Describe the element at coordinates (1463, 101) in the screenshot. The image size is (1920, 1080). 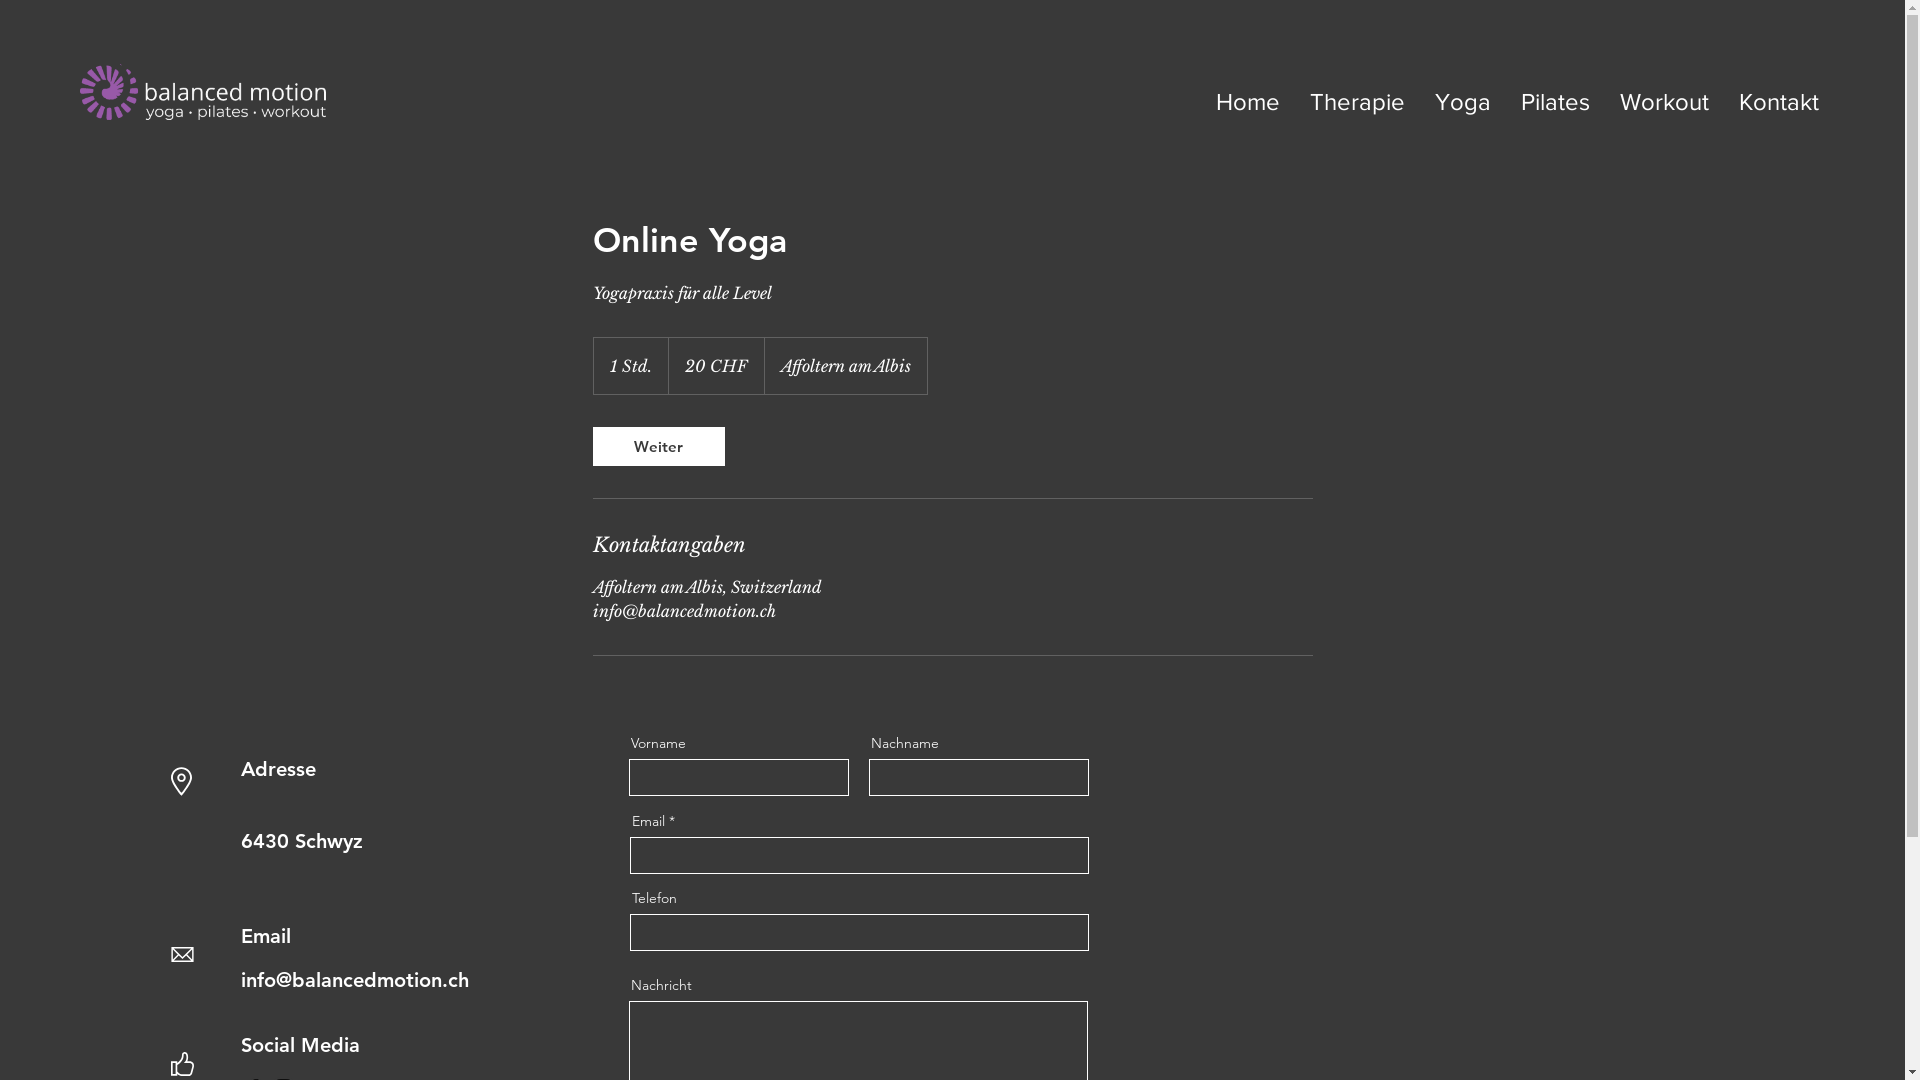
I see `'Yoga'` at that location.